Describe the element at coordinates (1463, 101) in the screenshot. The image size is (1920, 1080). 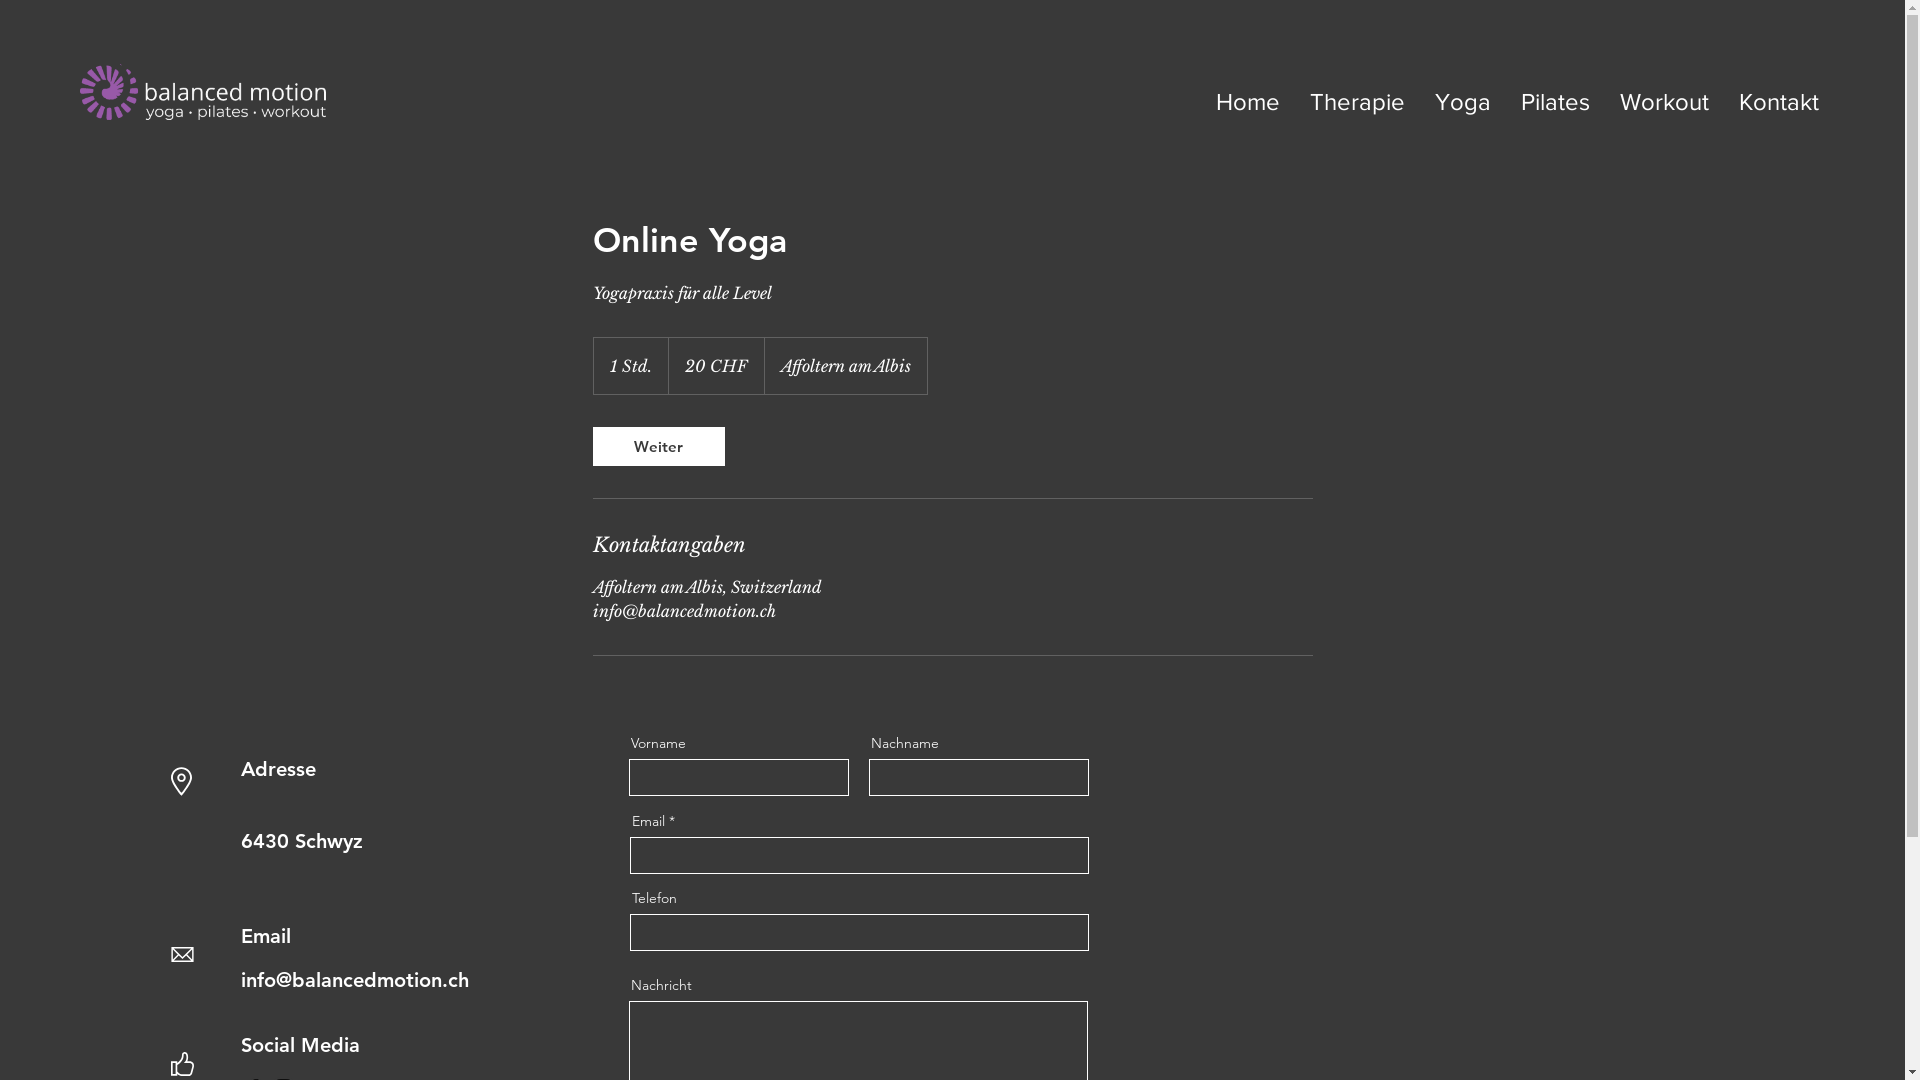
I see `'Yoga'` at that location.